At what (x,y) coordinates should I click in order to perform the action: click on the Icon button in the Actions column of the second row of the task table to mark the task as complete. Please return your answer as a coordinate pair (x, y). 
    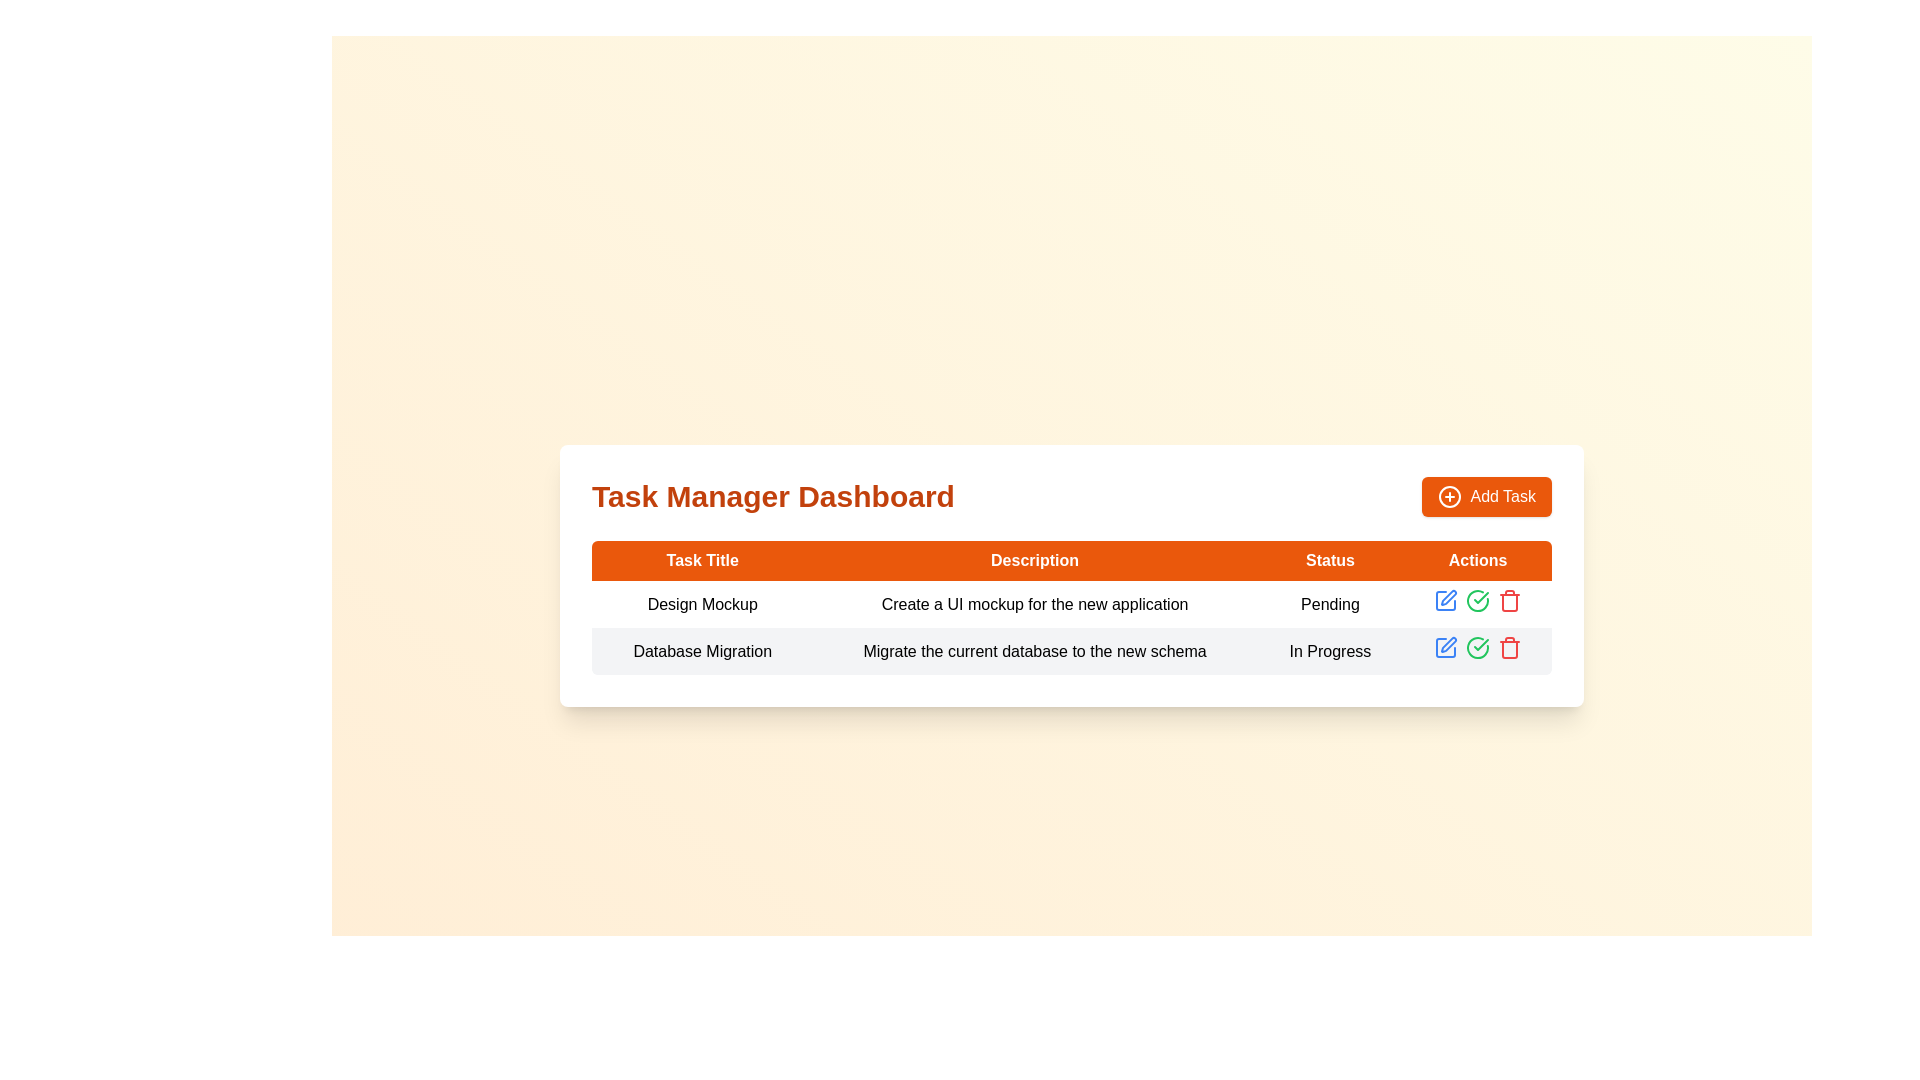
    Looking at the image, I should click on (1478, 647).